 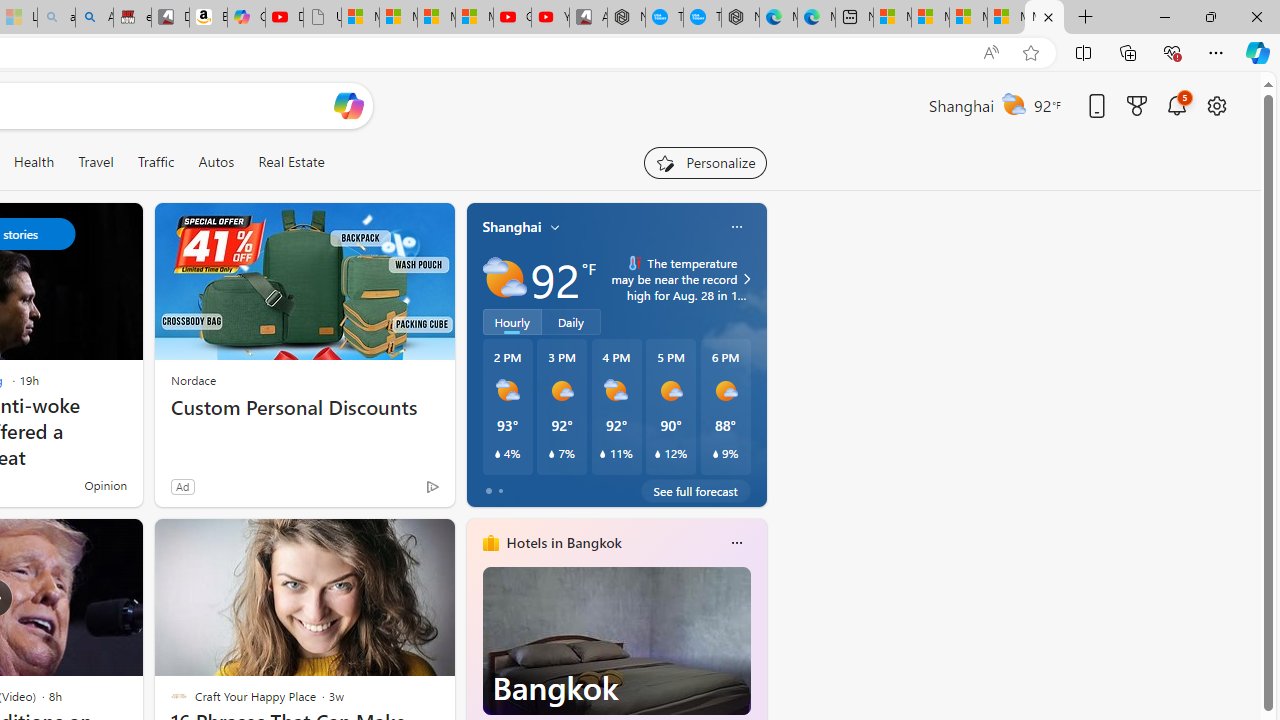 What do you see at coordinates (562, 543) in the screenshot?
I see `'Hotels in Bangkok'` at bounding box center [562, 543].